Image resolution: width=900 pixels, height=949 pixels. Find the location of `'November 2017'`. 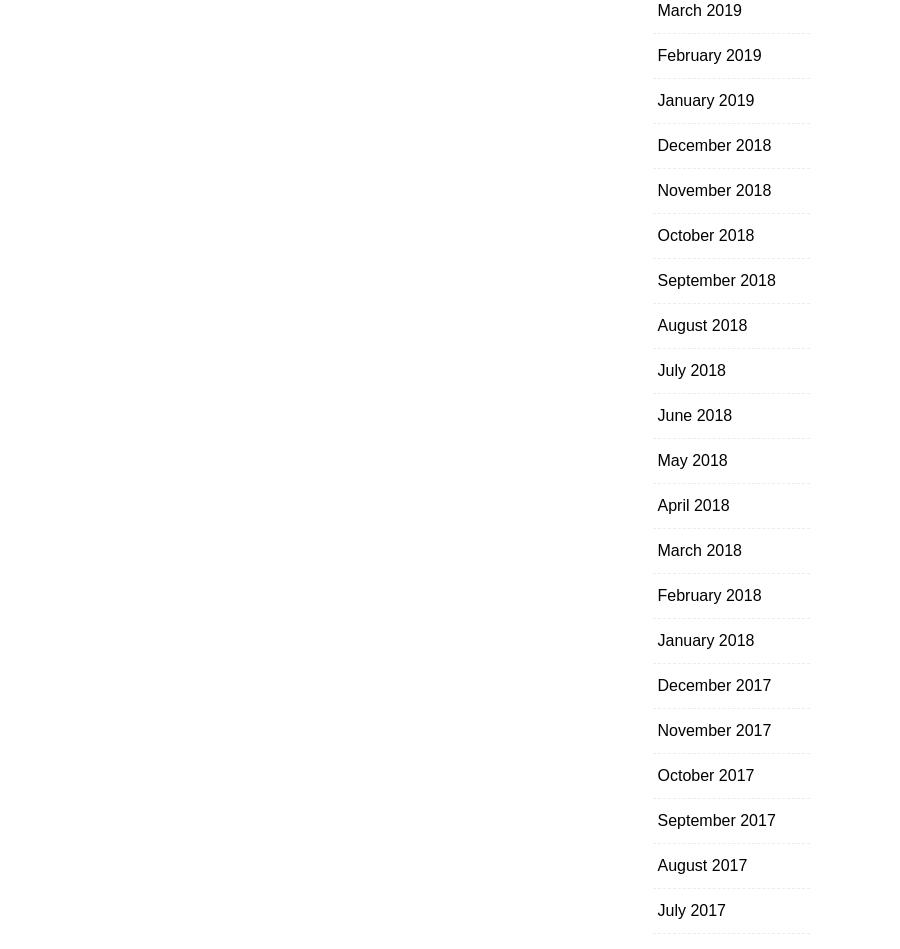

'November 2017' is located at coordinates (712, 730).